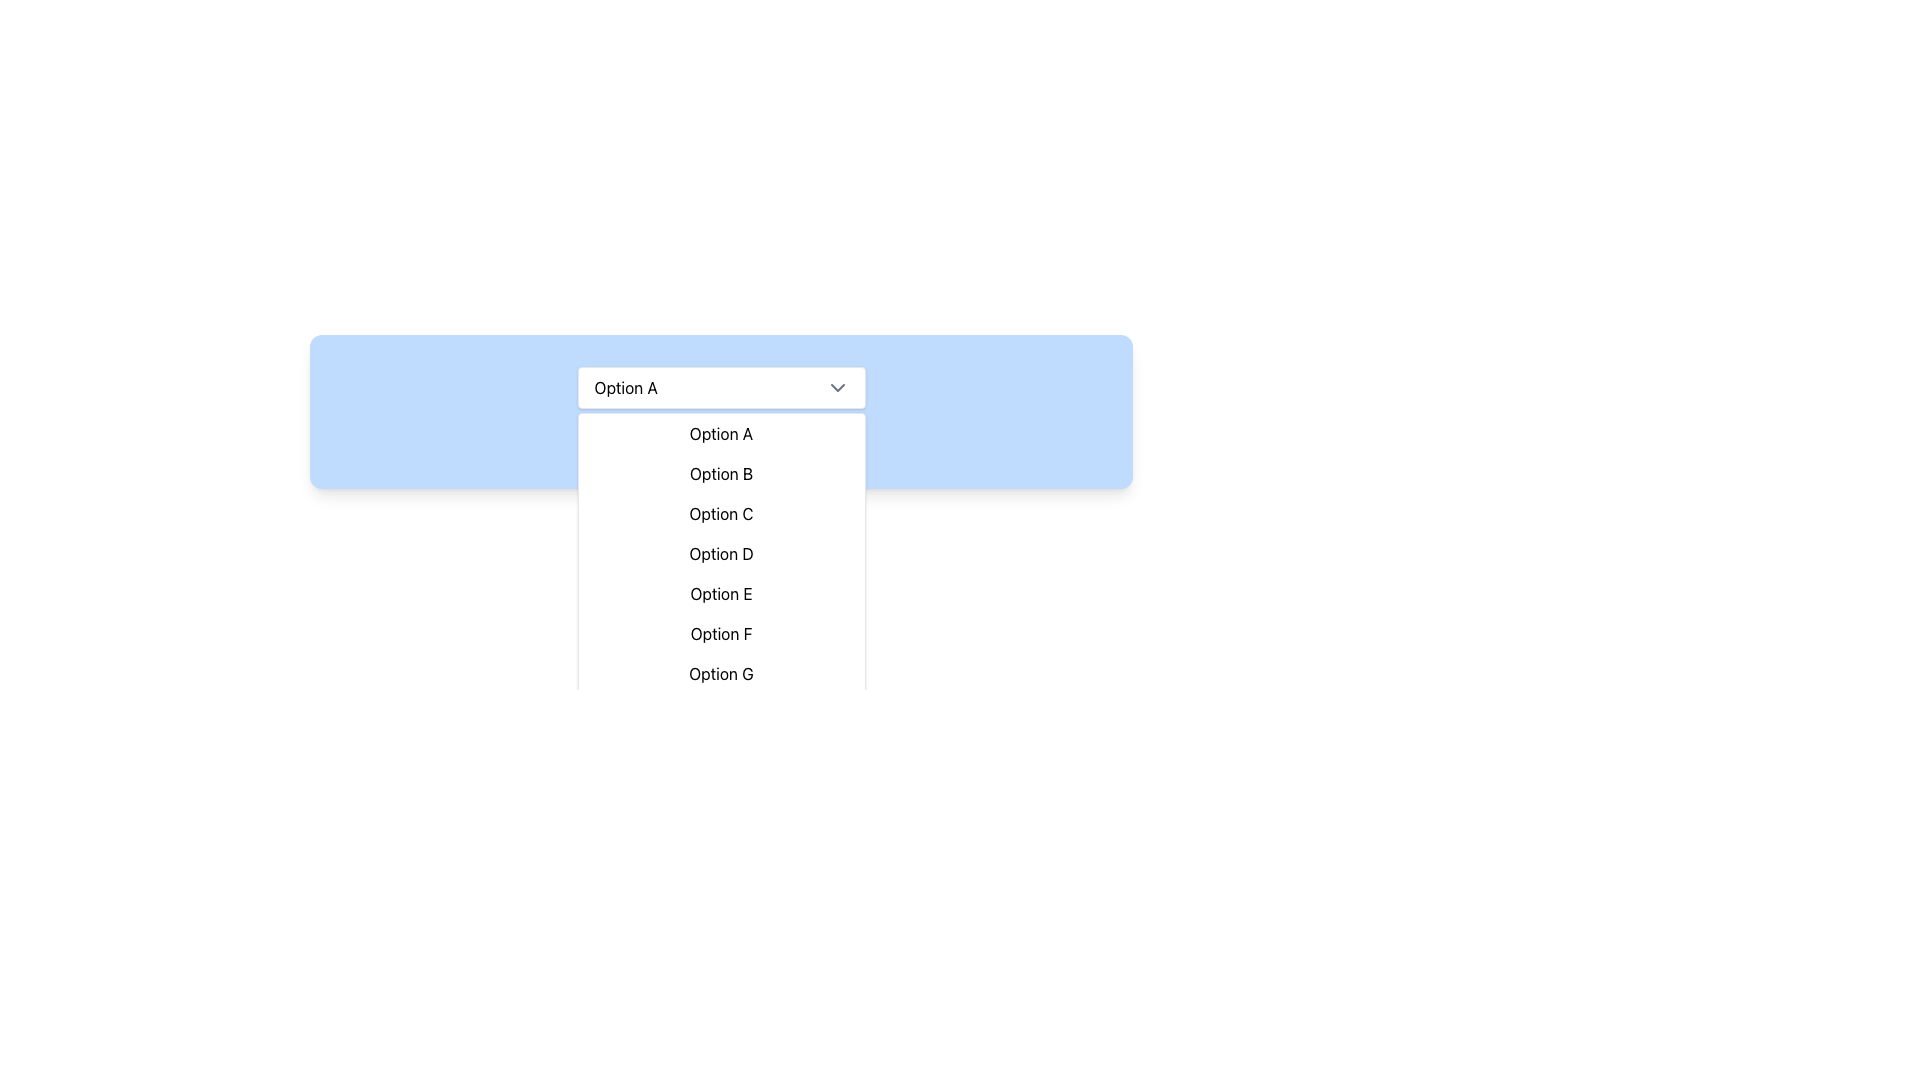 This screenshot has height=1080, width=1920. Describe the element at coordinates (720, 499) in the screenshot. I see `the dropdown menu with selectable items that has a soft blue top bar and white dropdown list` at that location.